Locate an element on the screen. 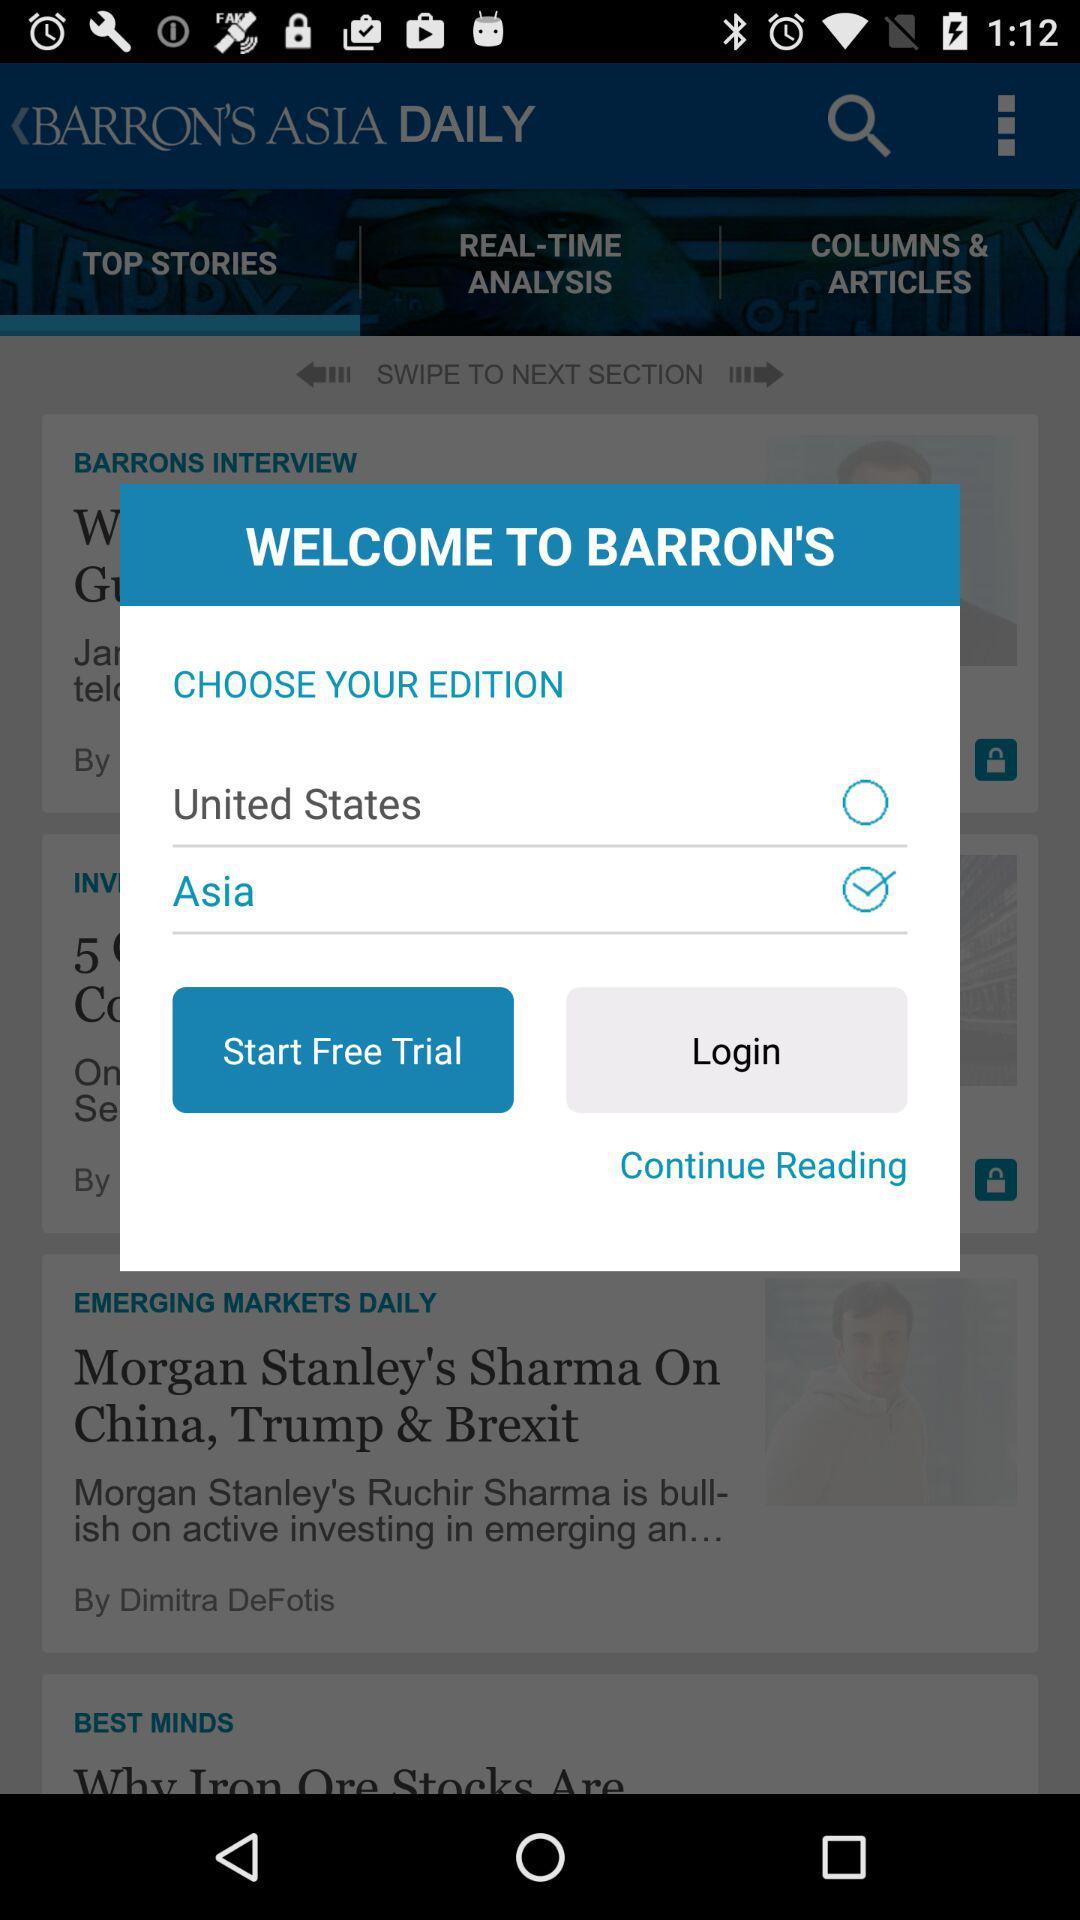 This screenshot has height=1920, width=1080. start free trial icon is located at coordinates (342, 1049).